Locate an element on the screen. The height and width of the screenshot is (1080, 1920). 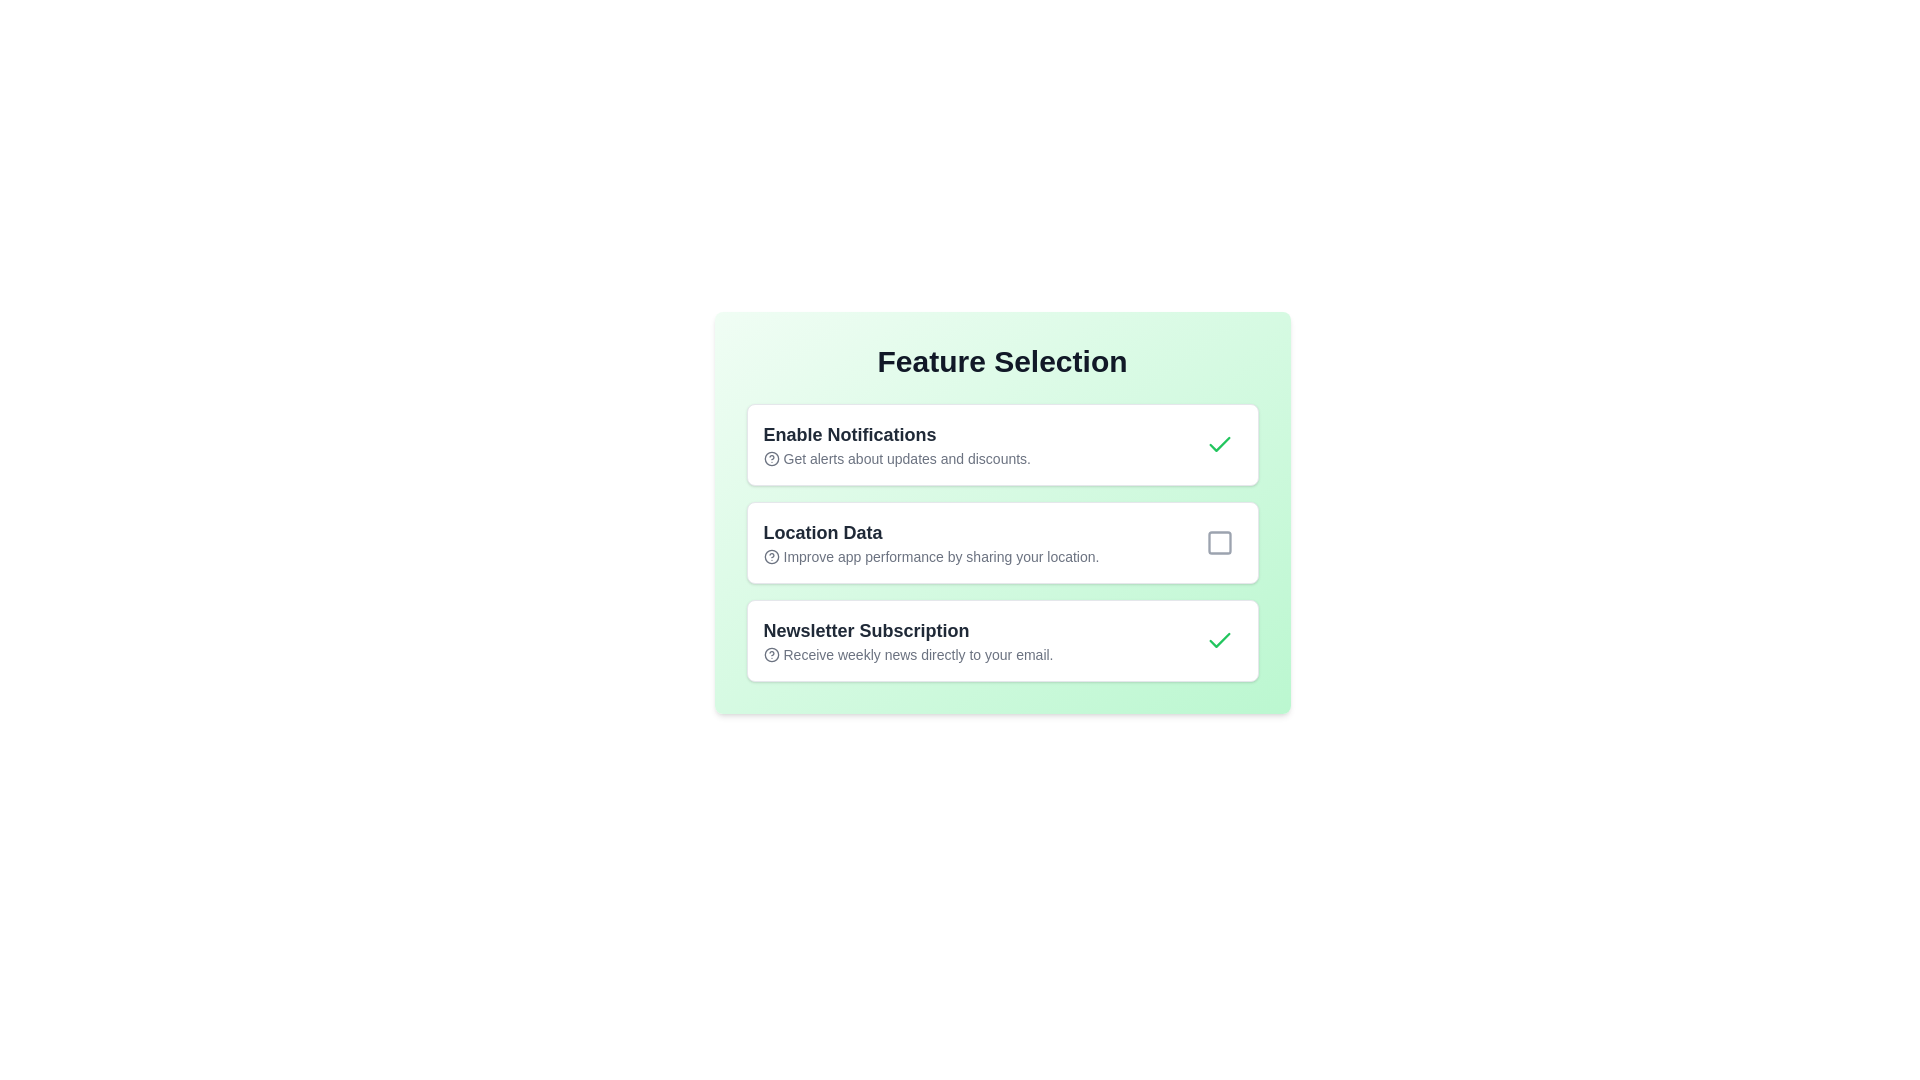
the checkbox on the card that allows users is located at coordinates (1002, 543).